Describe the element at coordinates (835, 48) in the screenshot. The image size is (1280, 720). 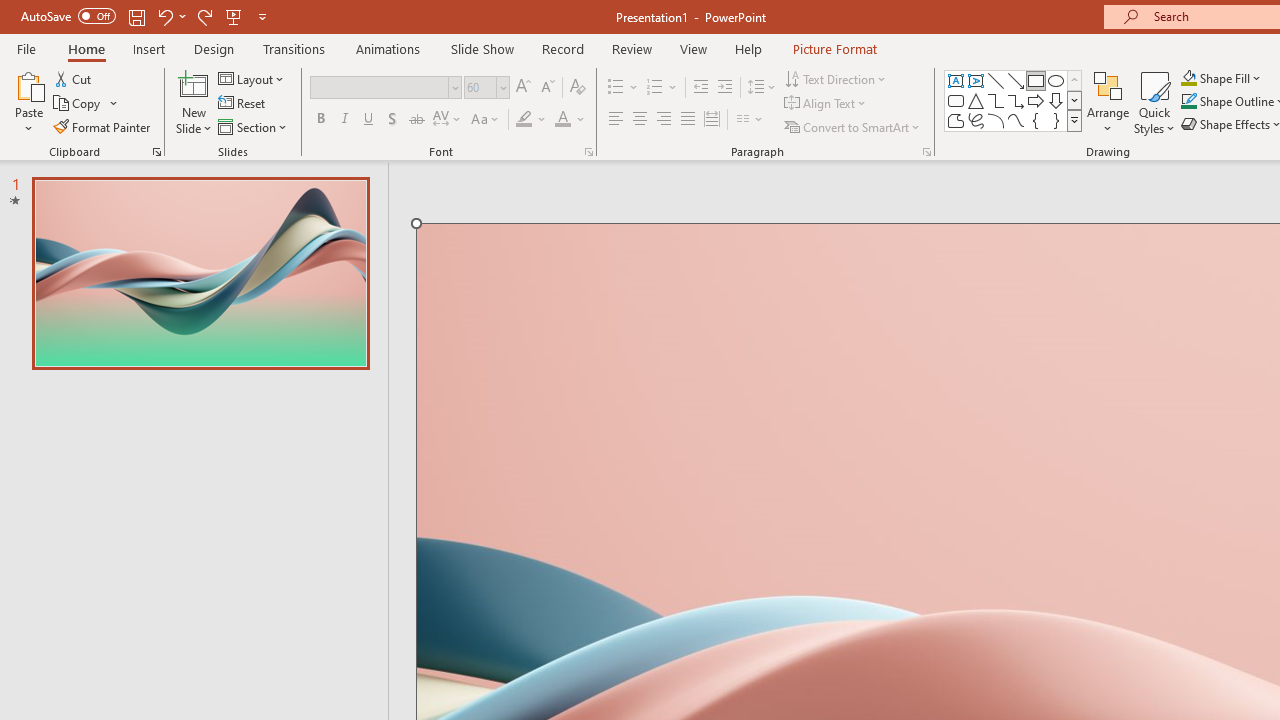
I see `'Picture Format'` at that location.